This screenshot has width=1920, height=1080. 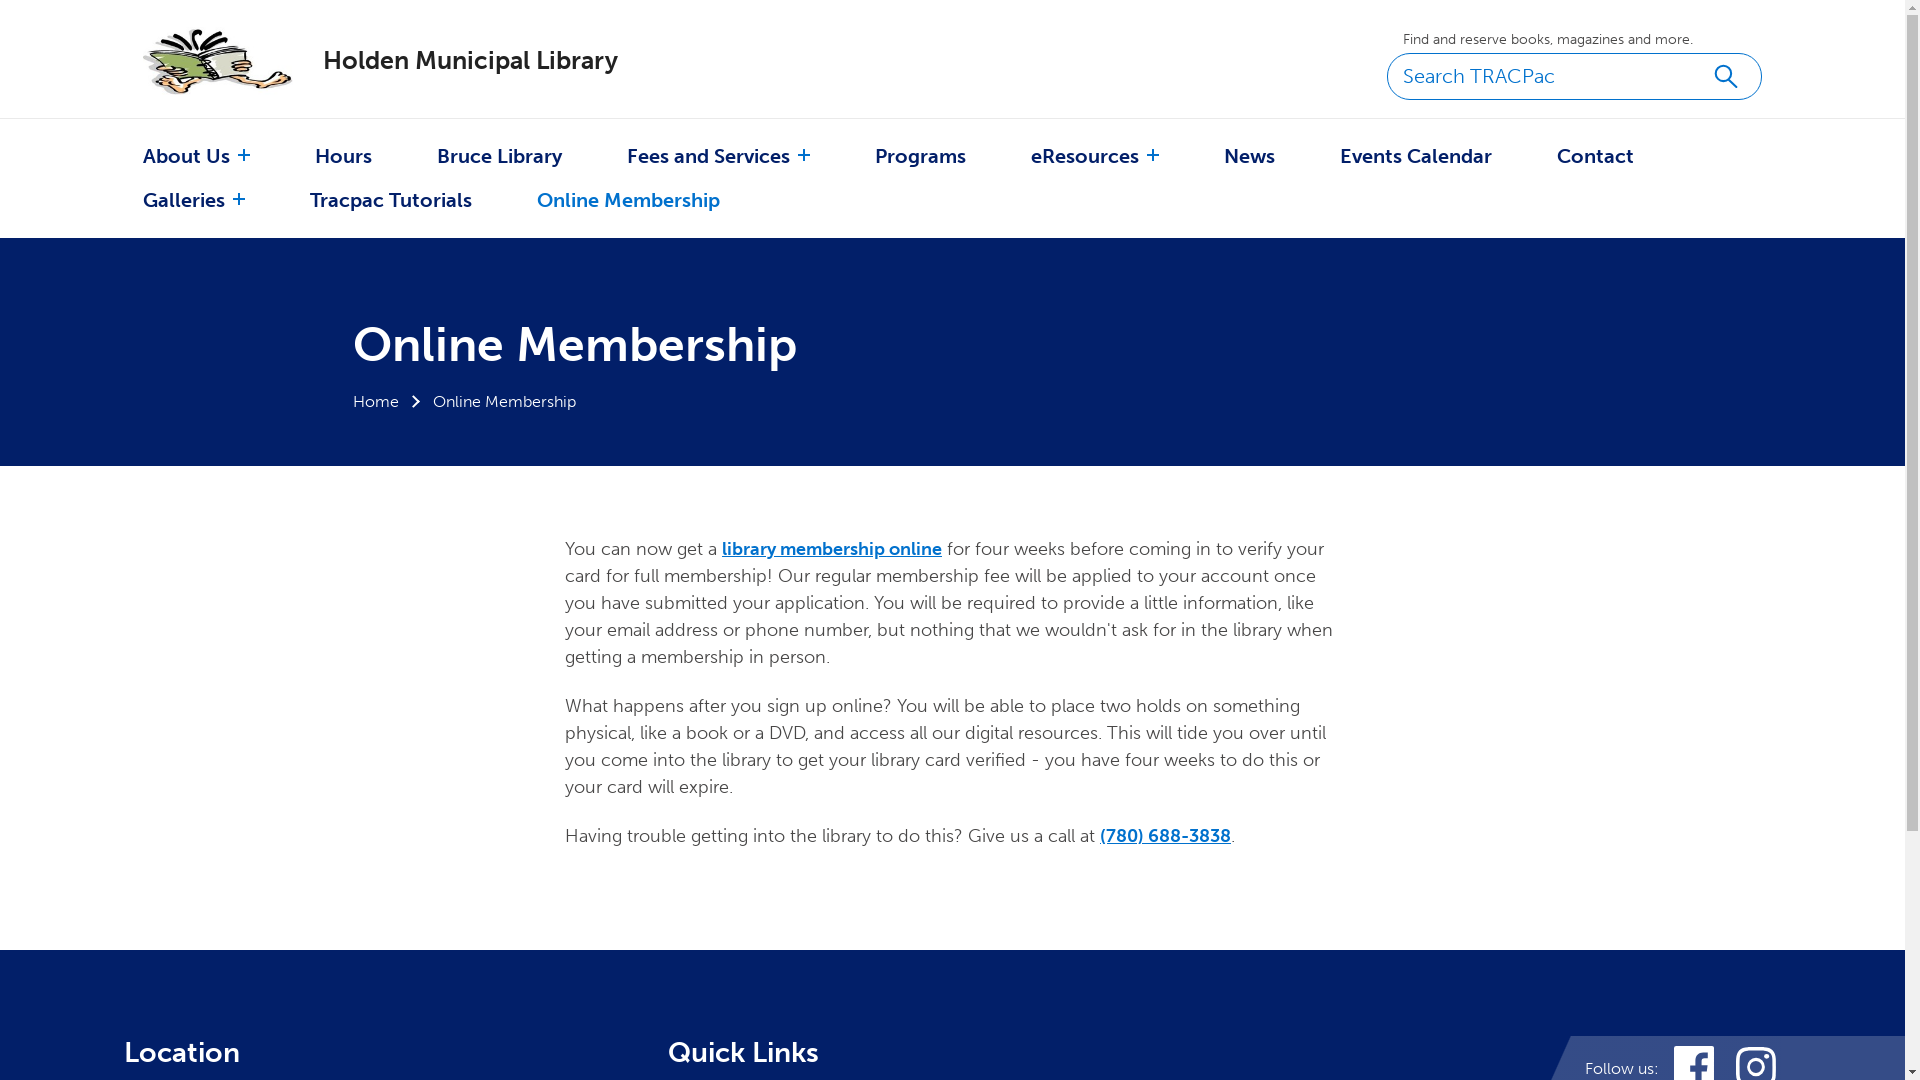 I want to click on 'News', so click(x=1223, y=154).